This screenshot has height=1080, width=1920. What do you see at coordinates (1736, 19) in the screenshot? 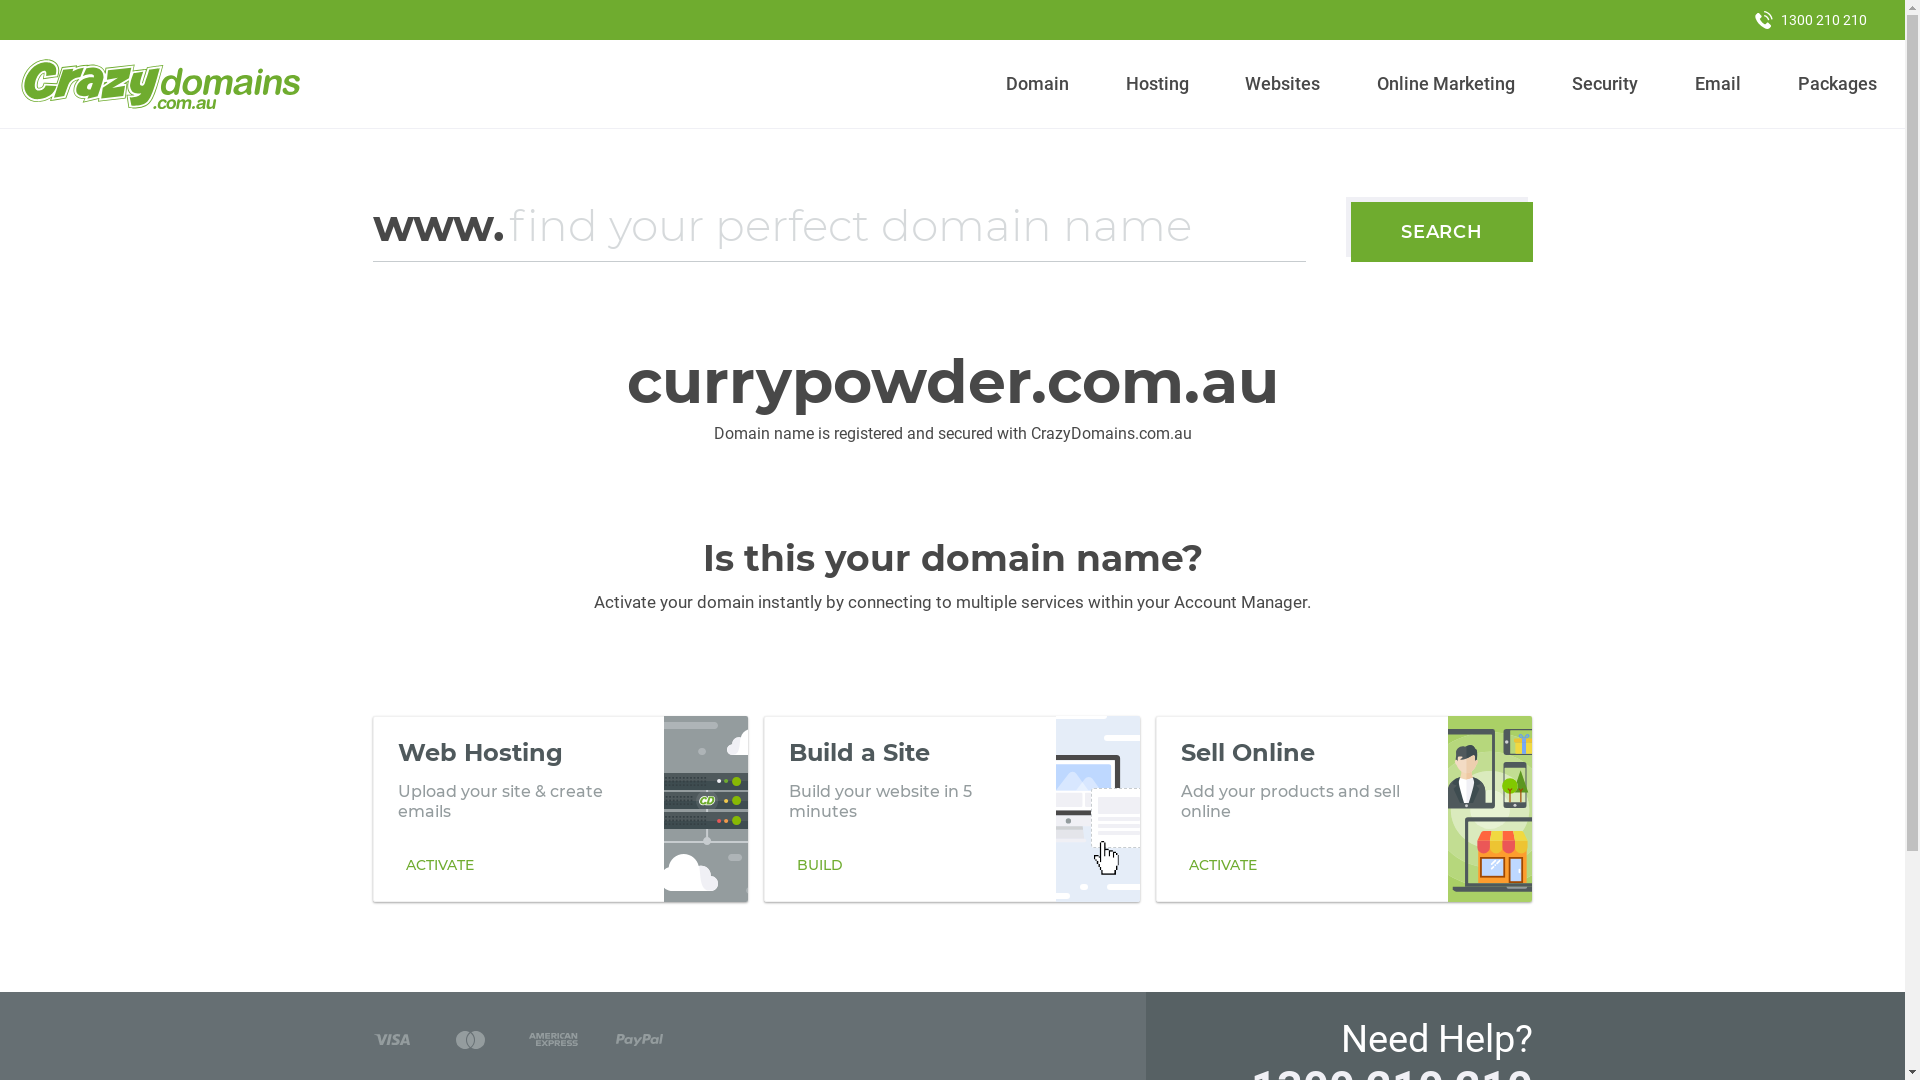
I see `'1300 210 210'` at bounding box center [1736, 19].